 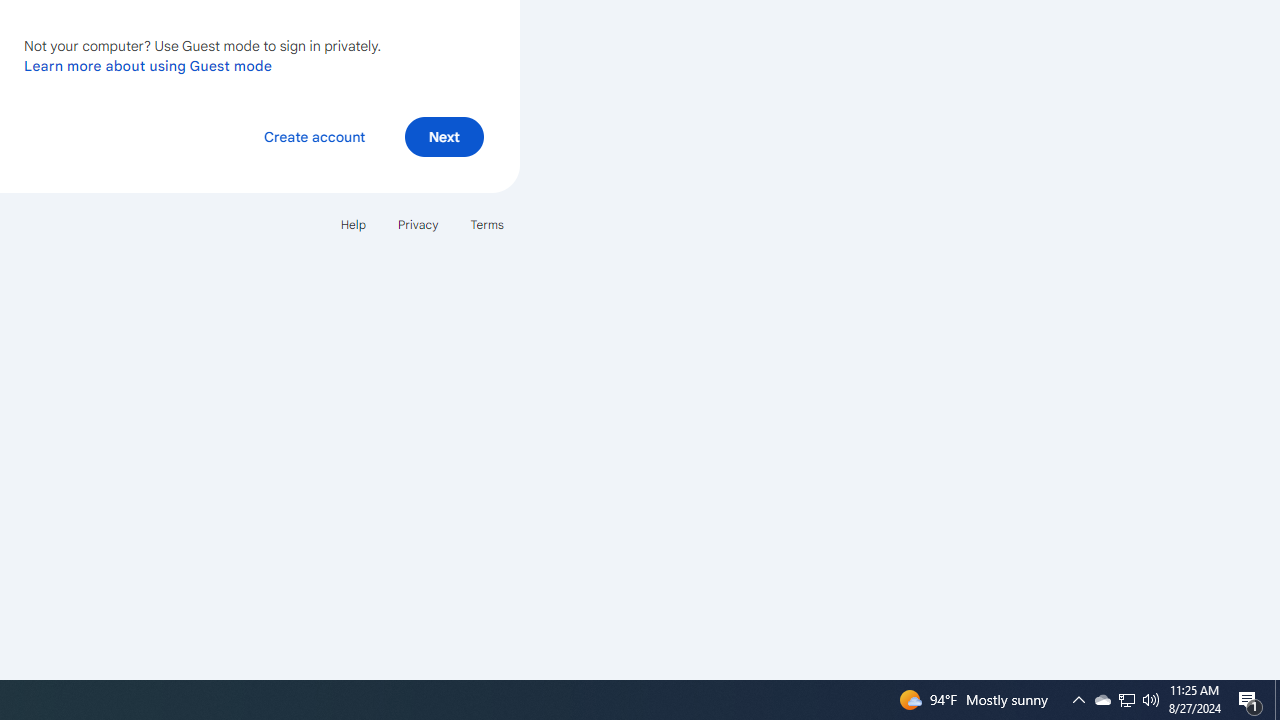 What do you see at coordinates (416, 224) in the screenshot?
I see `'Privacy'` at bounding box center [416, 224].